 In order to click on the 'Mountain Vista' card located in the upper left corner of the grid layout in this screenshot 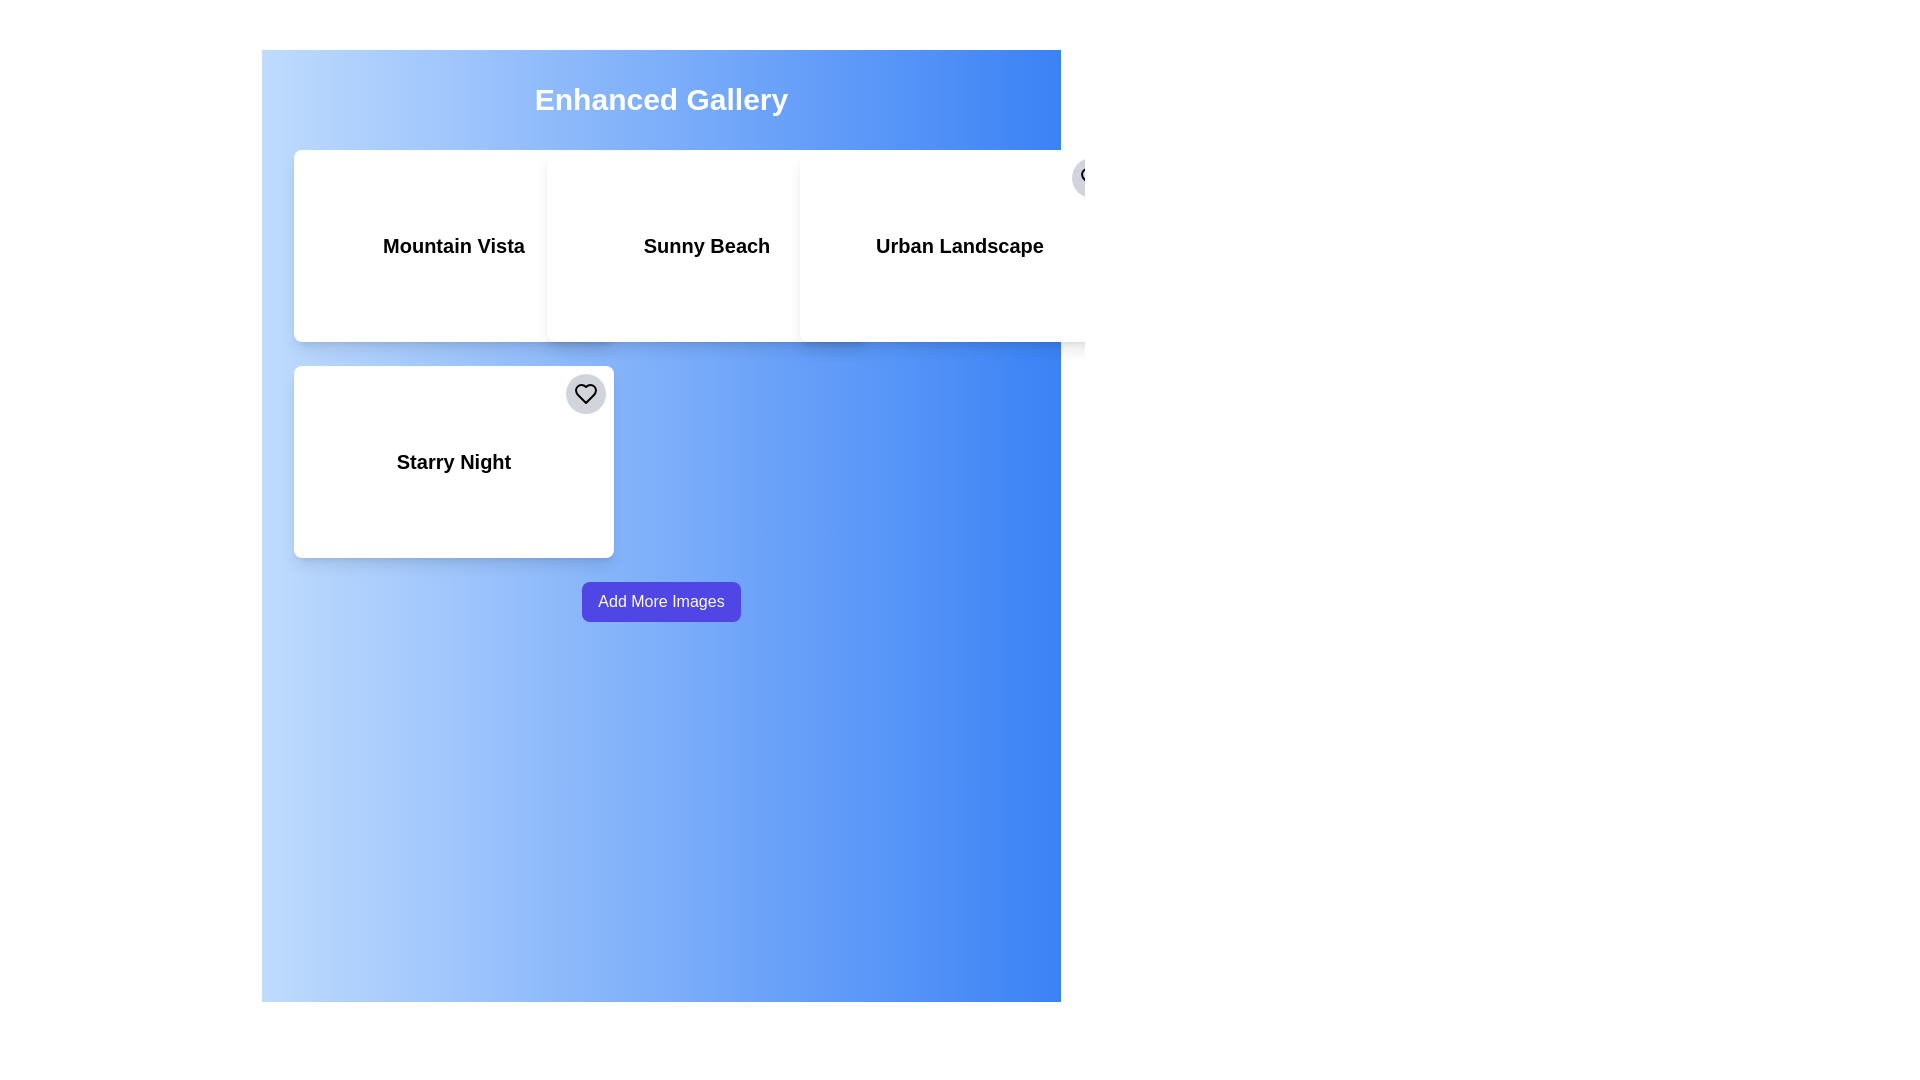, I will do `click(453, 245)`.